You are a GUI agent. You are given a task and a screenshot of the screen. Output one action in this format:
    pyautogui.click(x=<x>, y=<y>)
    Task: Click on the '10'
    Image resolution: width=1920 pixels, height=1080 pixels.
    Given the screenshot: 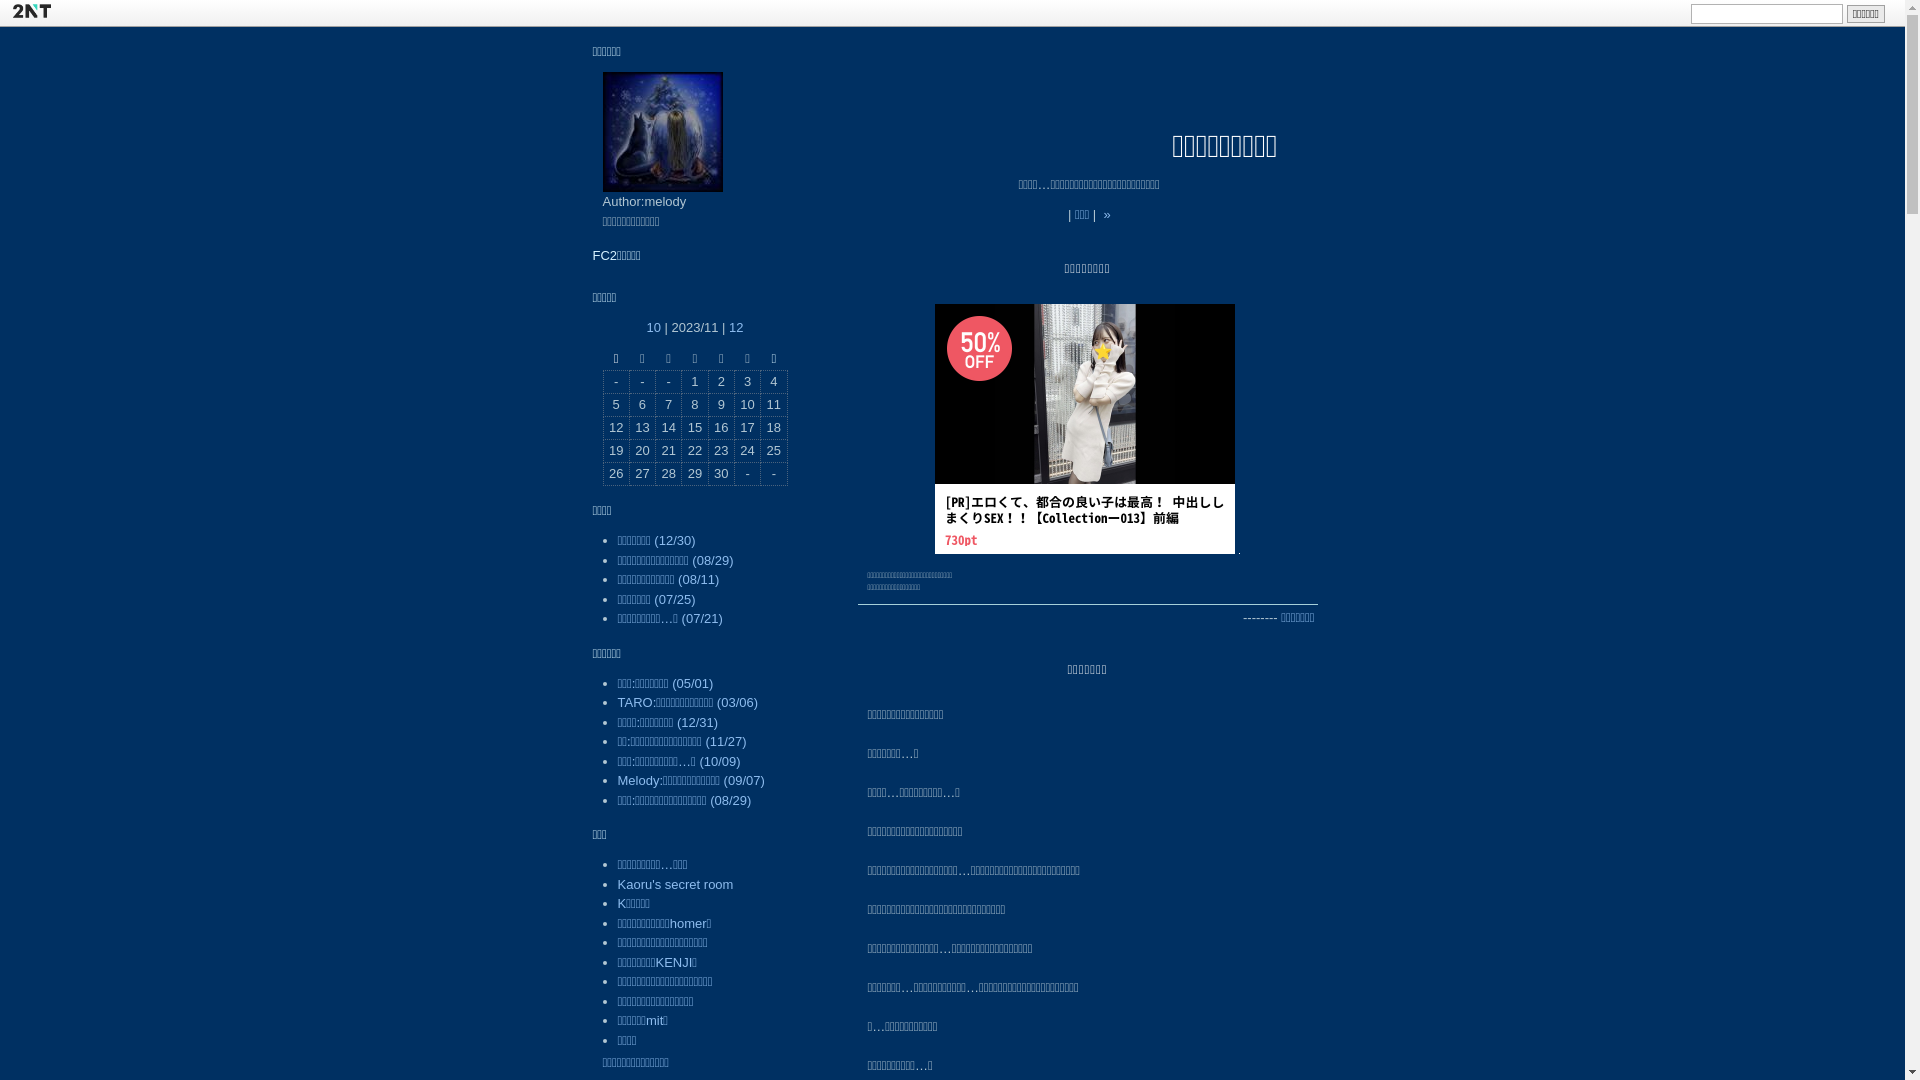 What is the action you would take?
    pyautogui.click(x=652, y=326)
    